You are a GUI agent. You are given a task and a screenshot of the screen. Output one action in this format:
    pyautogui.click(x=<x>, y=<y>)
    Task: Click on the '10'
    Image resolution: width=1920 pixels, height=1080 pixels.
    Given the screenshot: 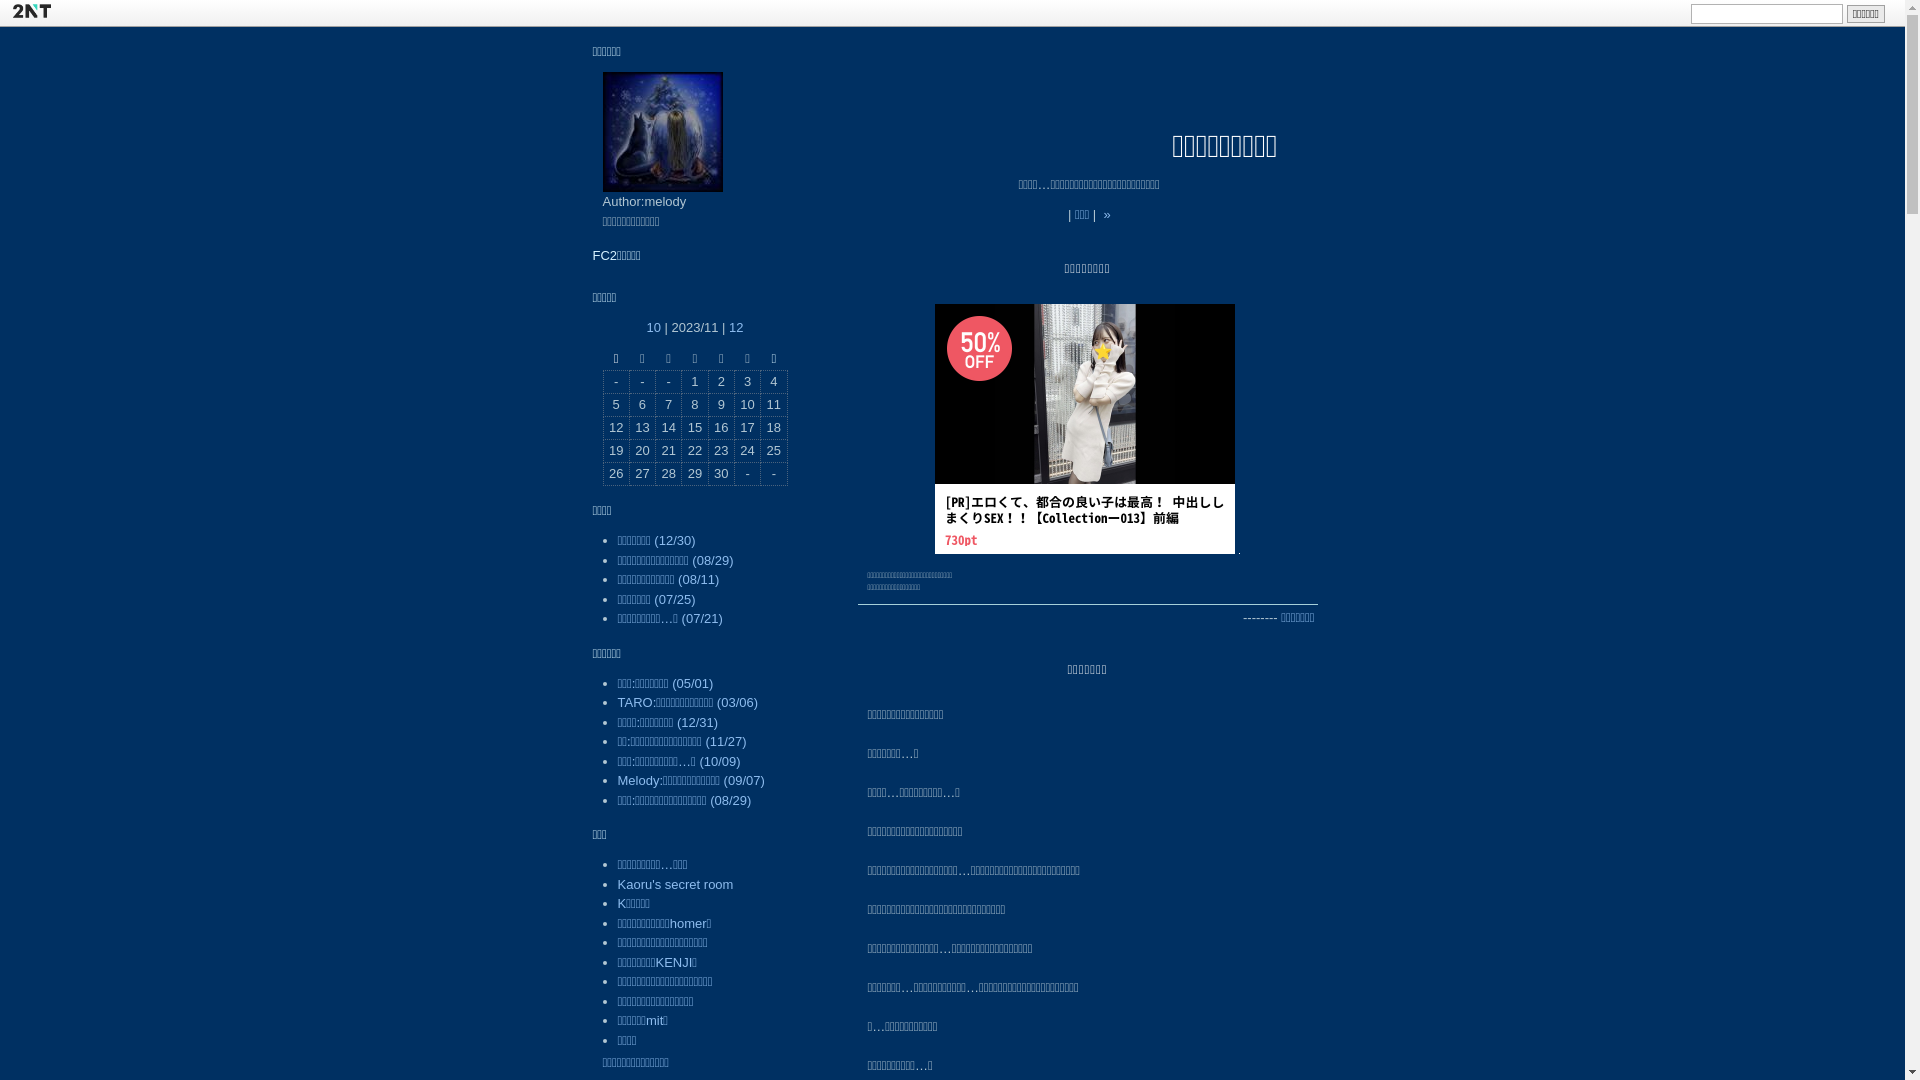 What is the action you would take?
    pyautogui.click(x=652, y=326)
    